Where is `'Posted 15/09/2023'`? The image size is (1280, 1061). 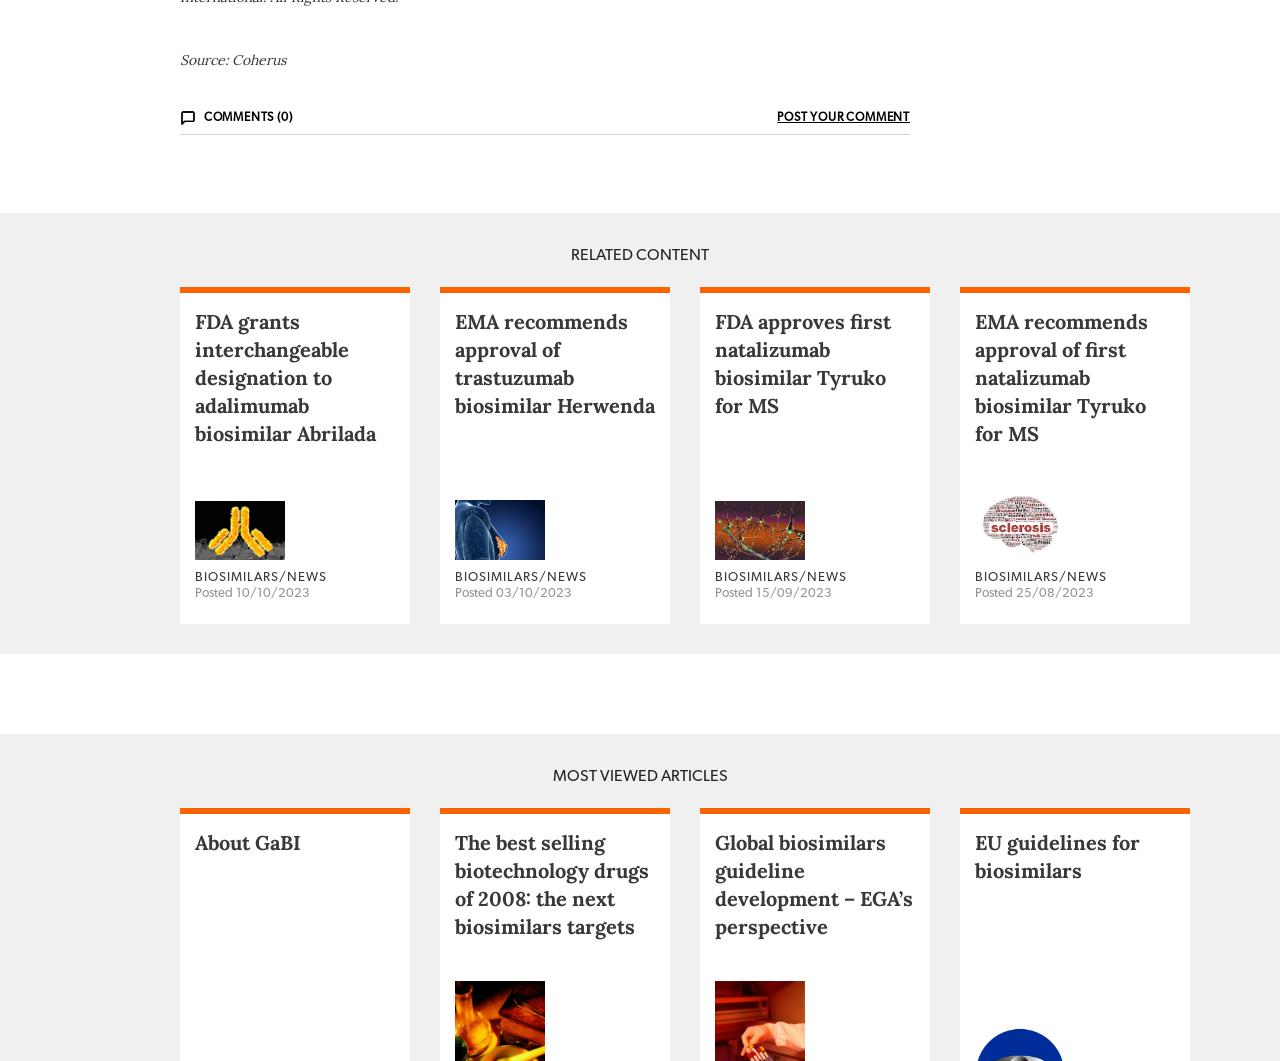 'Posted 15/09/2023' is located at coordinates (772, 670).